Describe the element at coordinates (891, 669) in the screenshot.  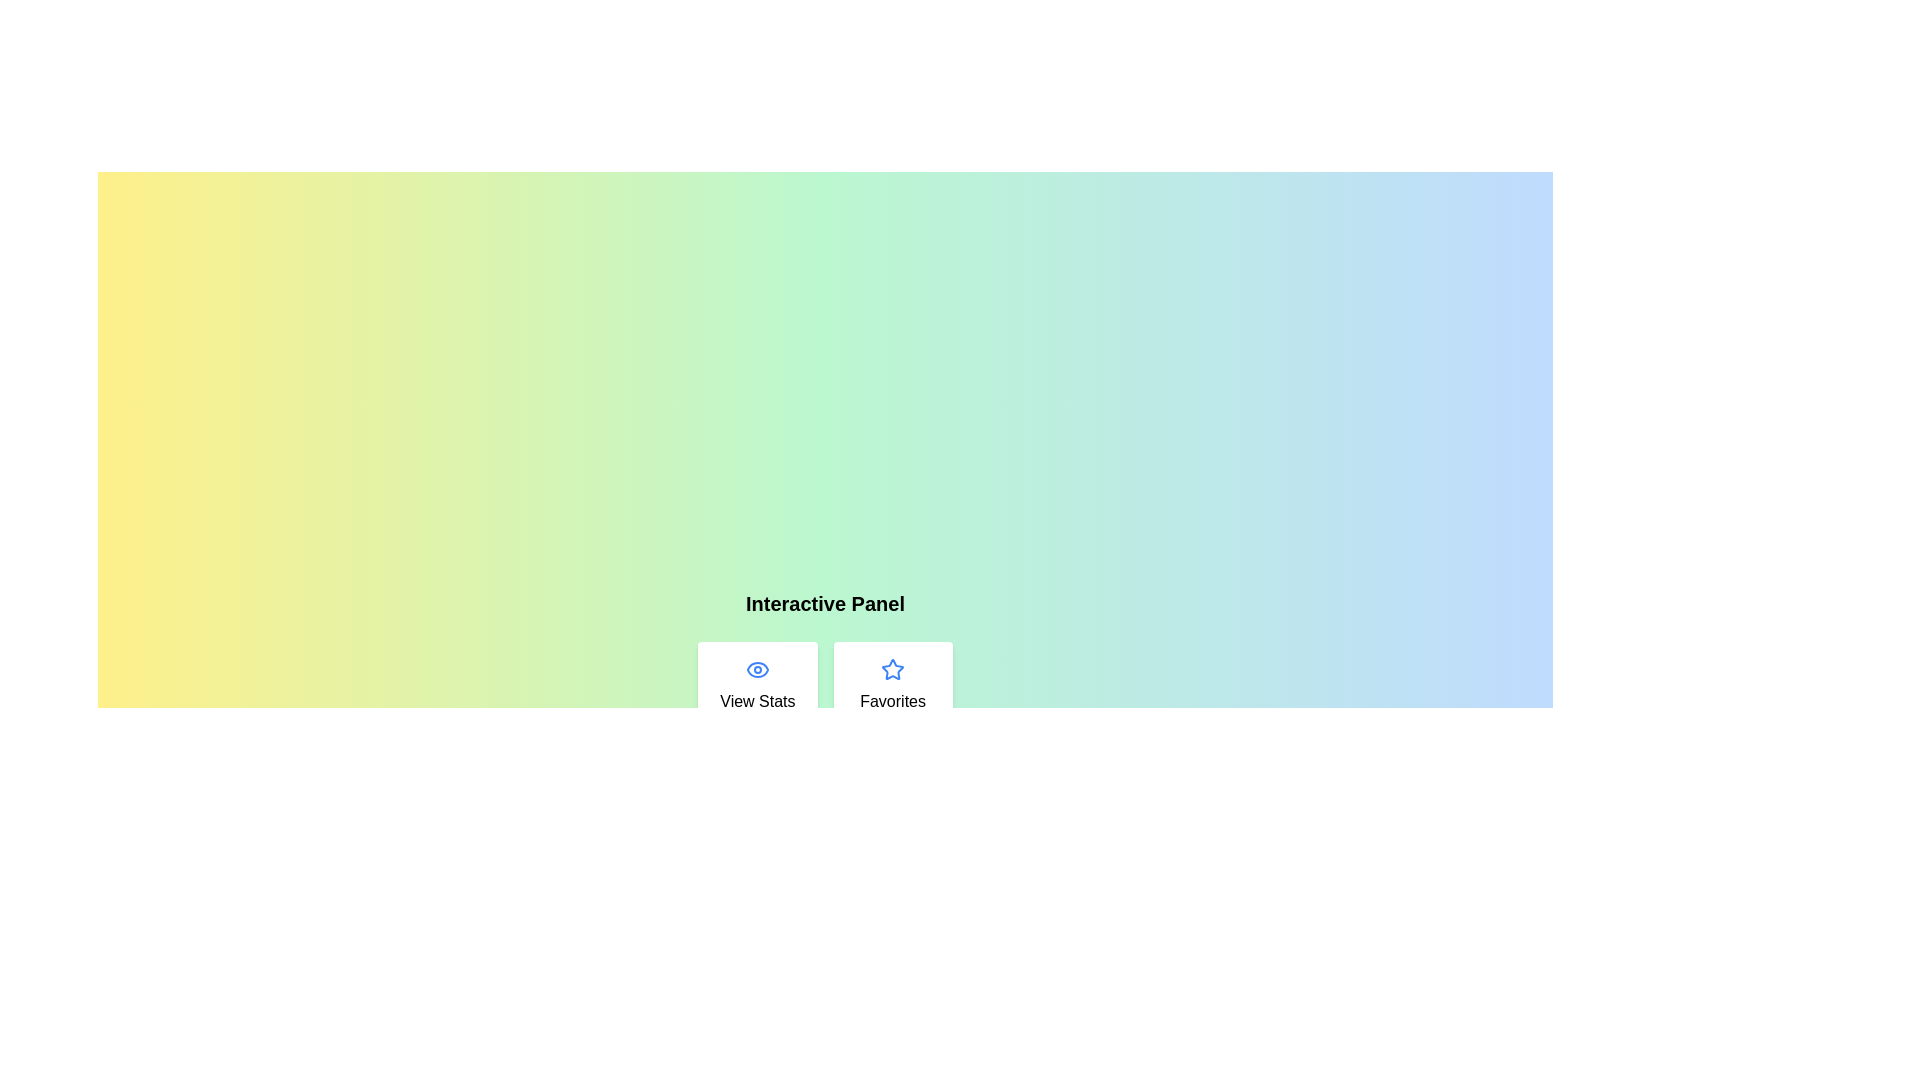
I see `the star icon with a blue outline and white-filled interior, located within the 'Favorites' button below the 'Interactive Panel' heading` at that location.